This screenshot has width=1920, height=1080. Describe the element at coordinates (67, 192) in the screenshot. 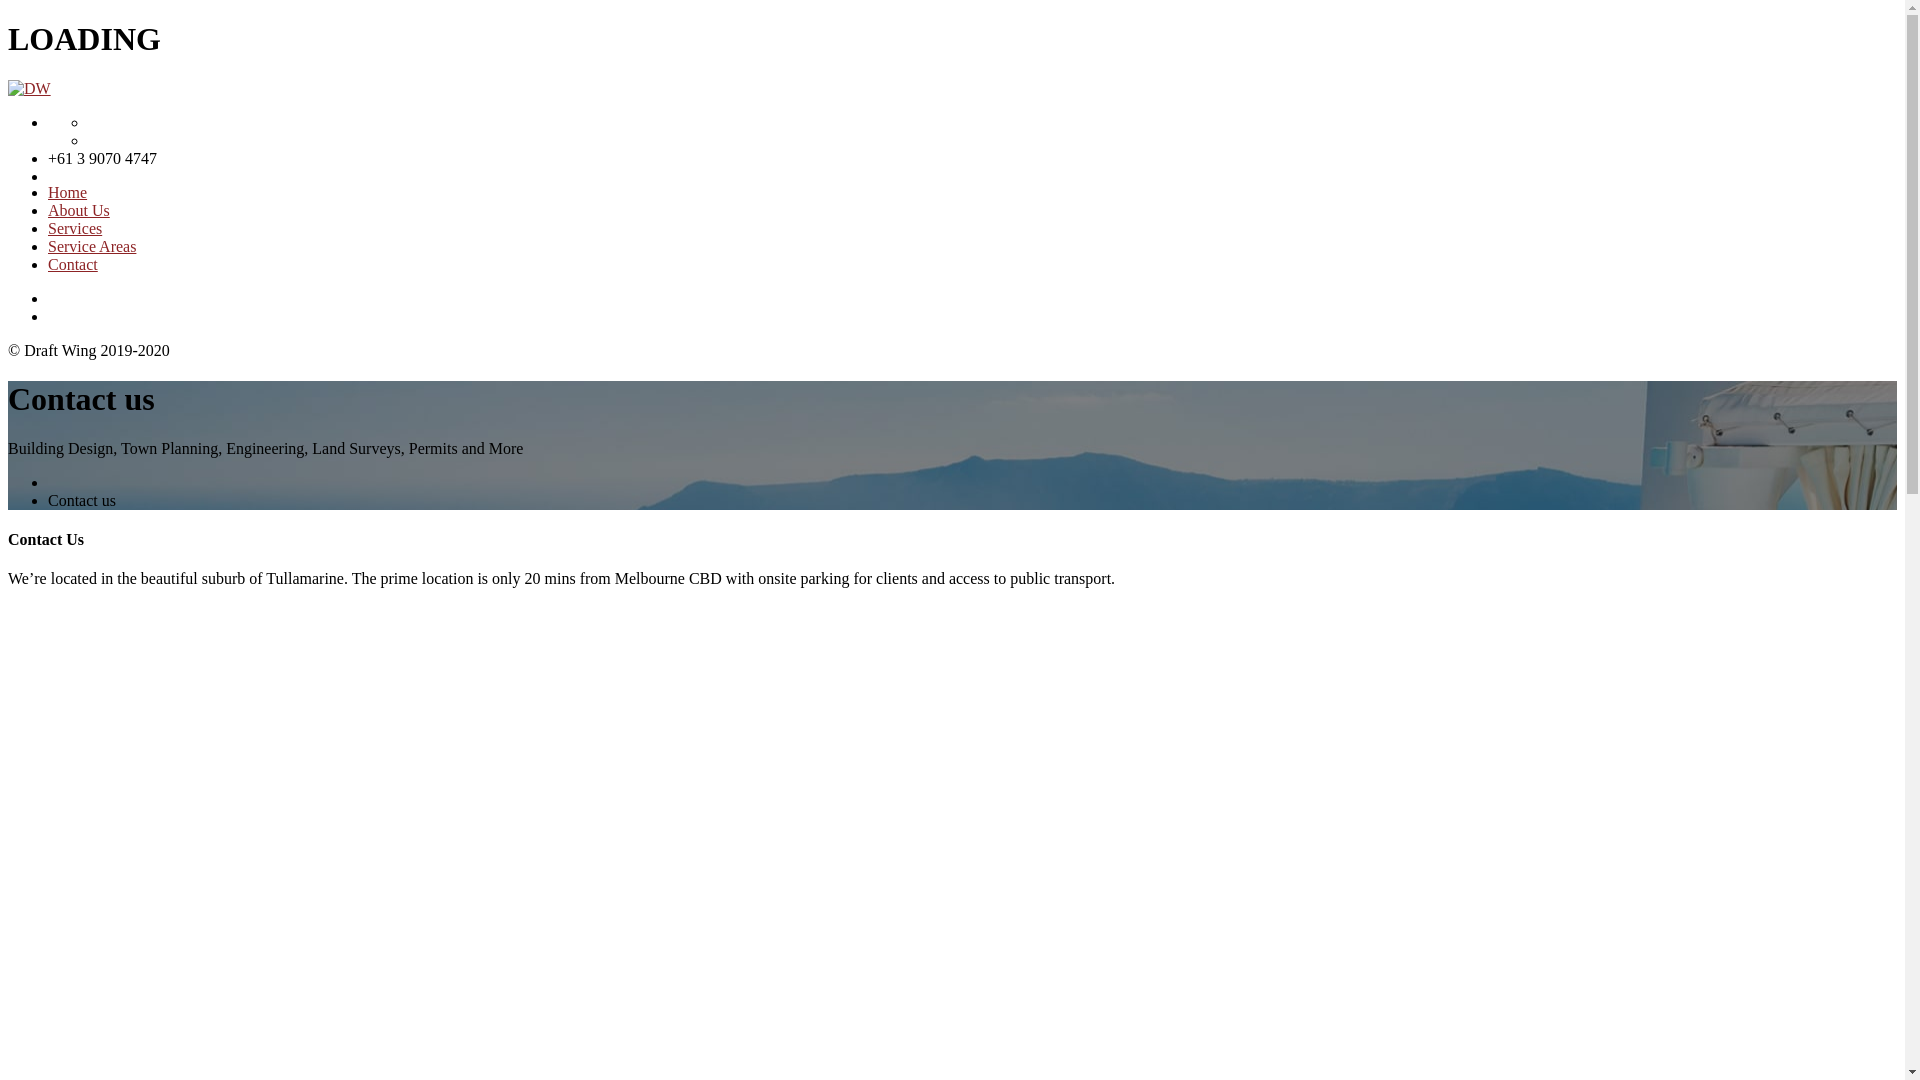

I see `'Home'` at that location.